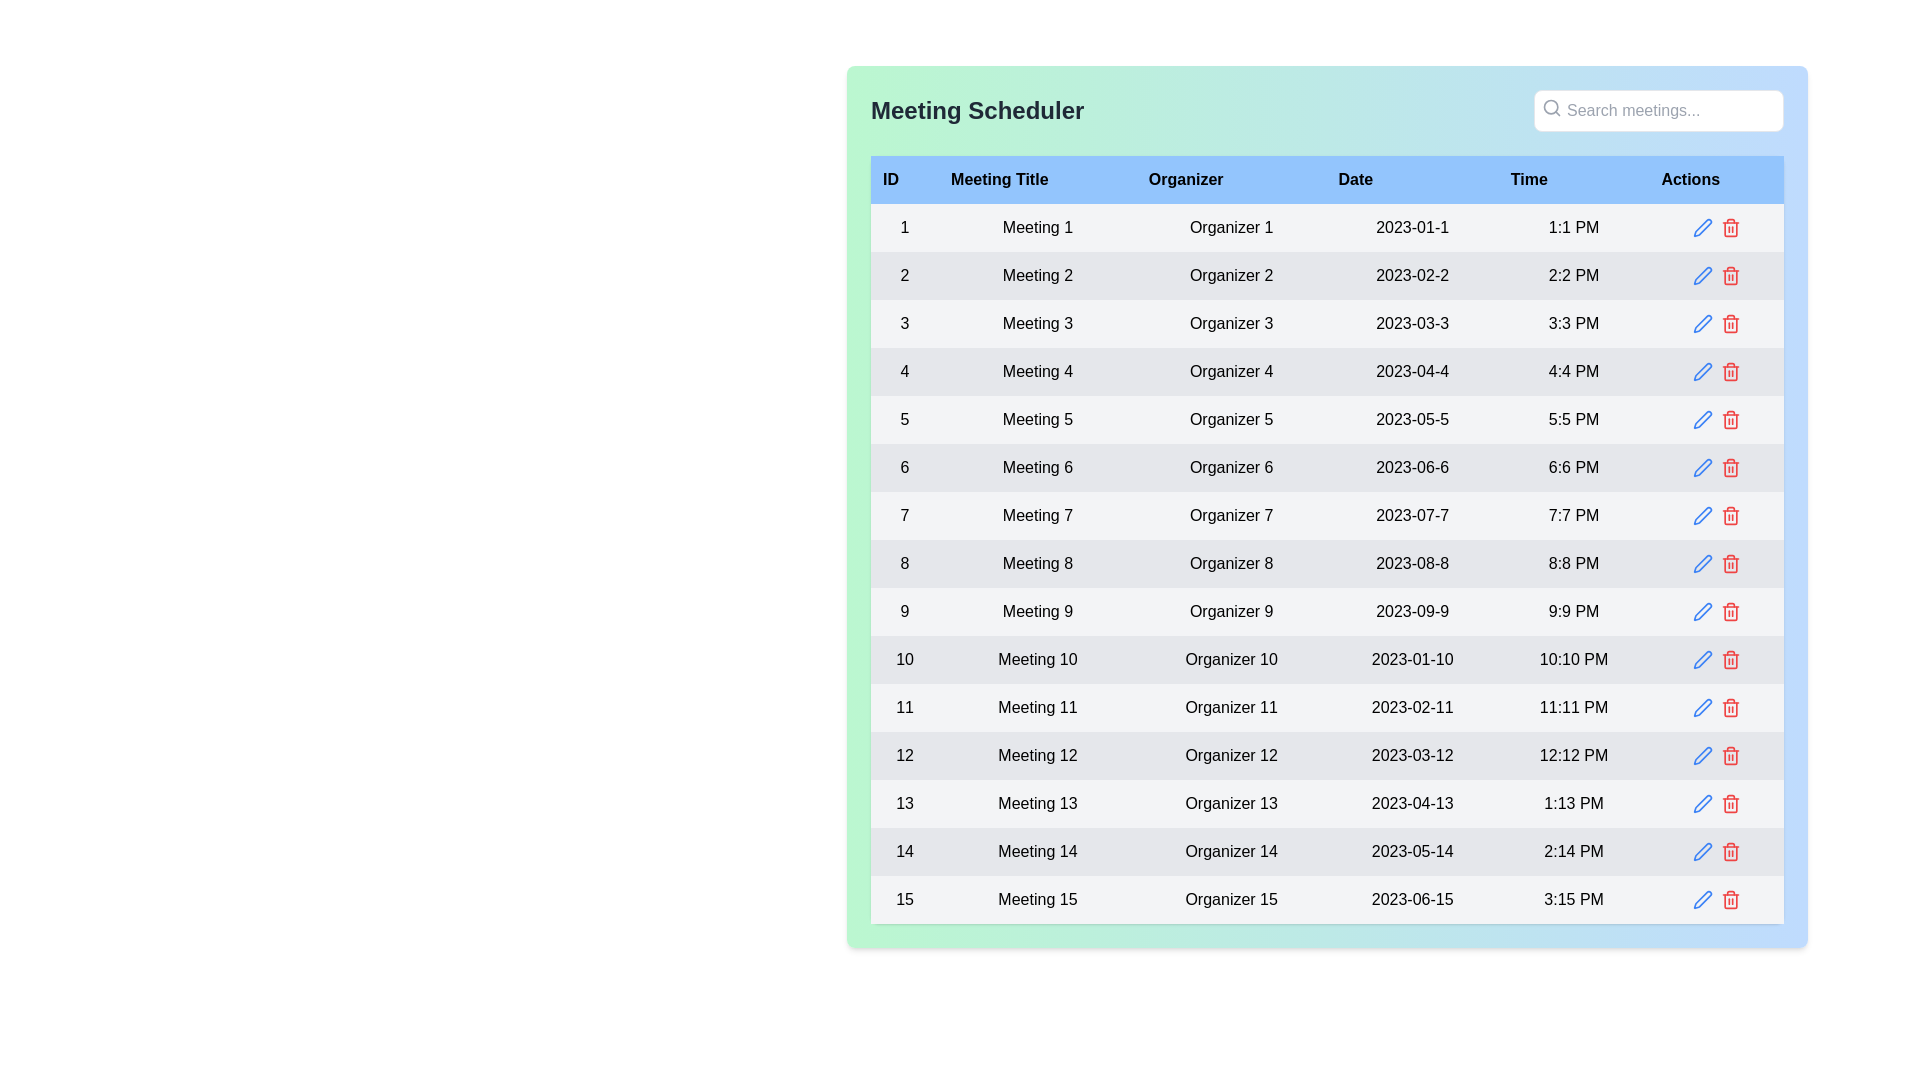 The height and width of the screenshot is (1080, 1920). Describe the element at coordinates (904, 659) in the screenshot. I see `the row containing the text label '10', which is the first element in the 10th row of the table, aligned to the left with a light gray background` at that location.